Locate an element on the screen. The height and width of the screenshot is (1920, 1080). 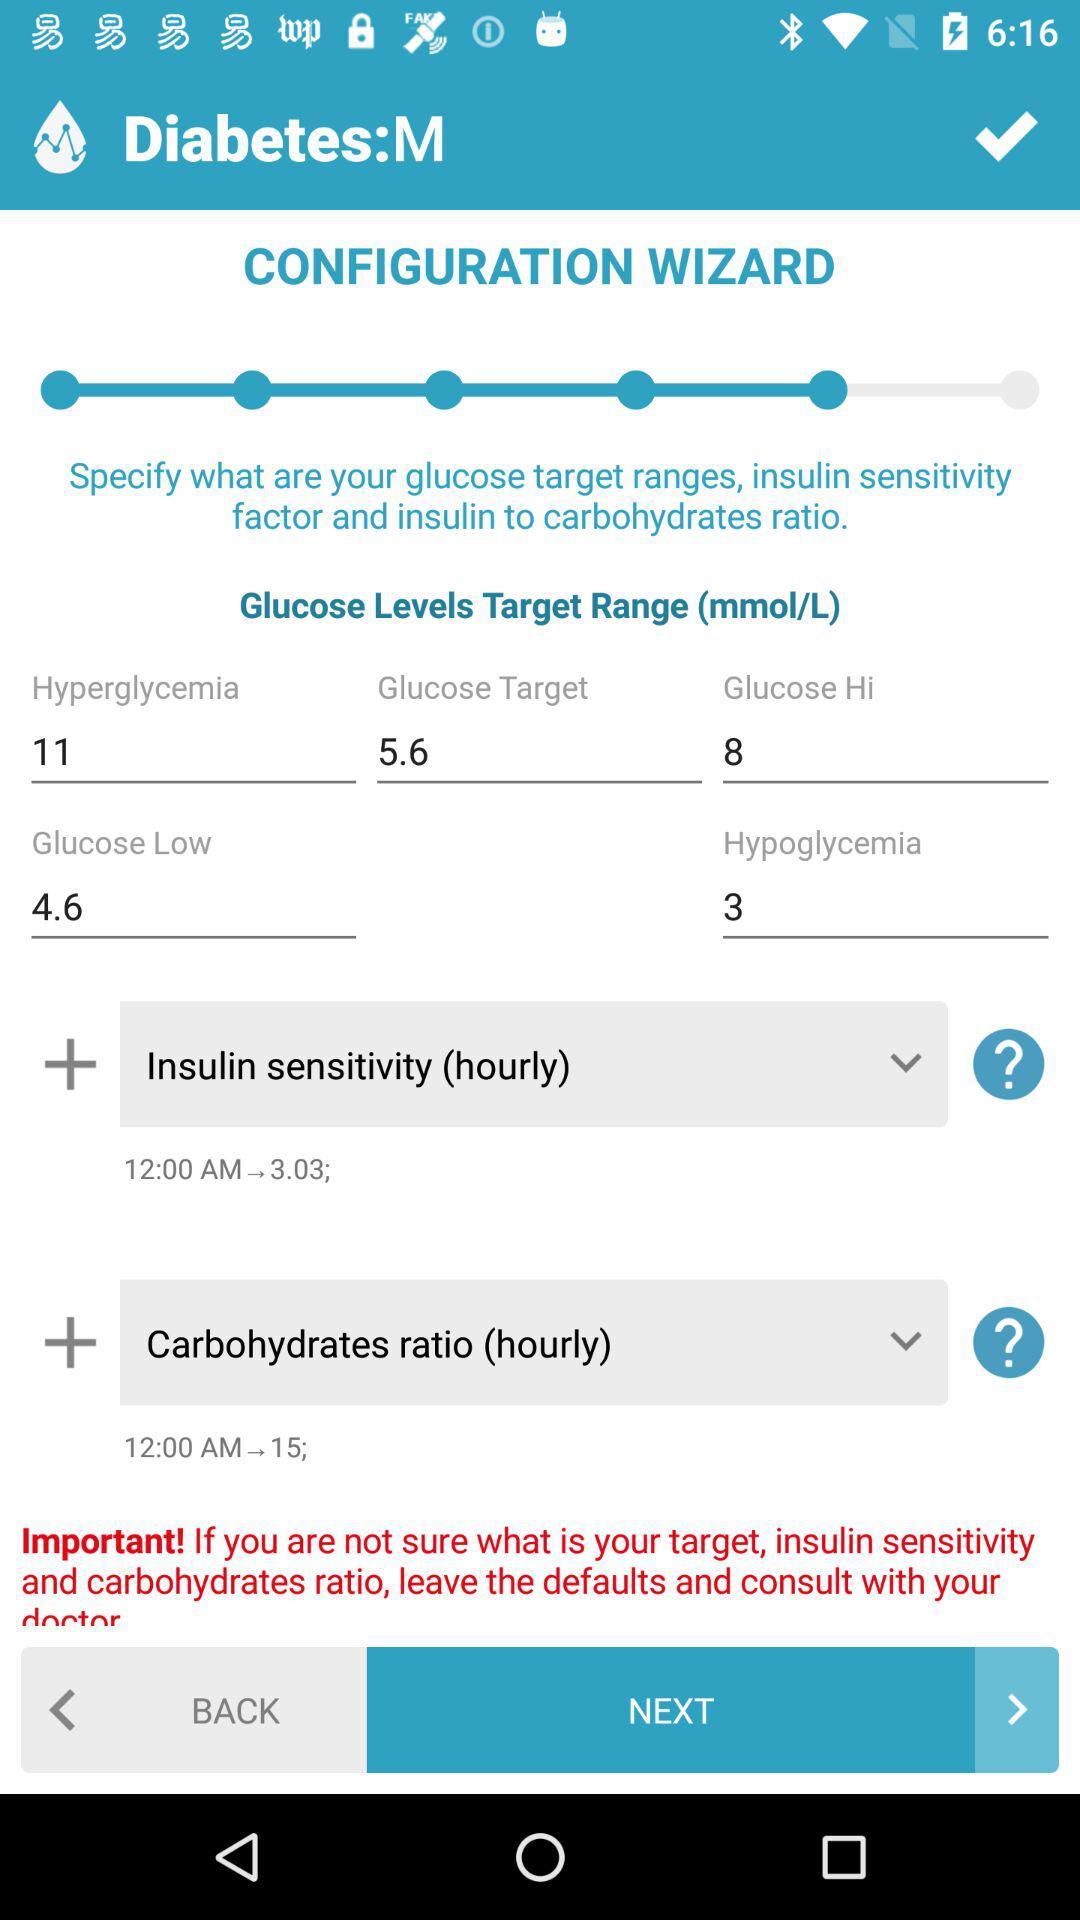
the help icon is located at coordinates (1008, 1342).